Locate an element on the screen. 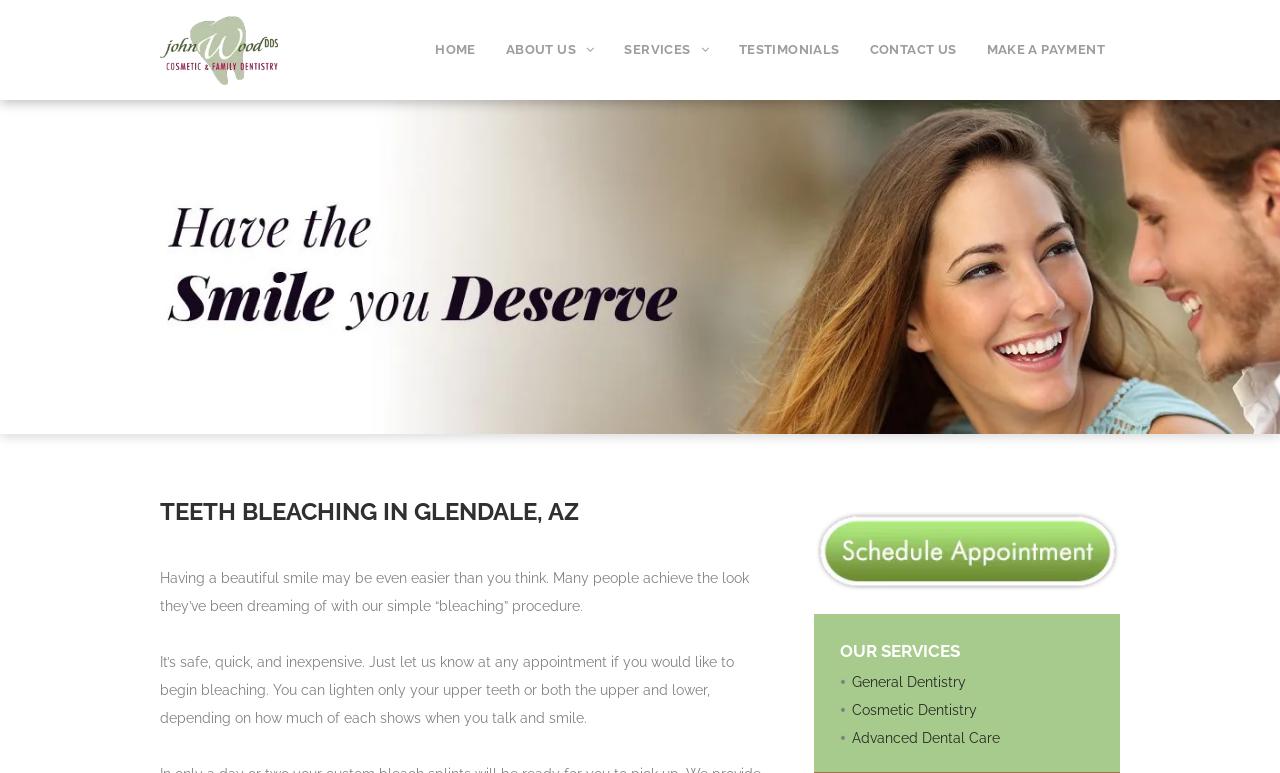 The image size is (1280, 773). 'It’s safe, quick, and inexpensive. Just let us know at any appointment if you would like to begin bleaching. You can lighten only your upper teeth or both the upper and lower, depending on how much of each shows when you talk and smile.' is located at coordinates (445, 688).